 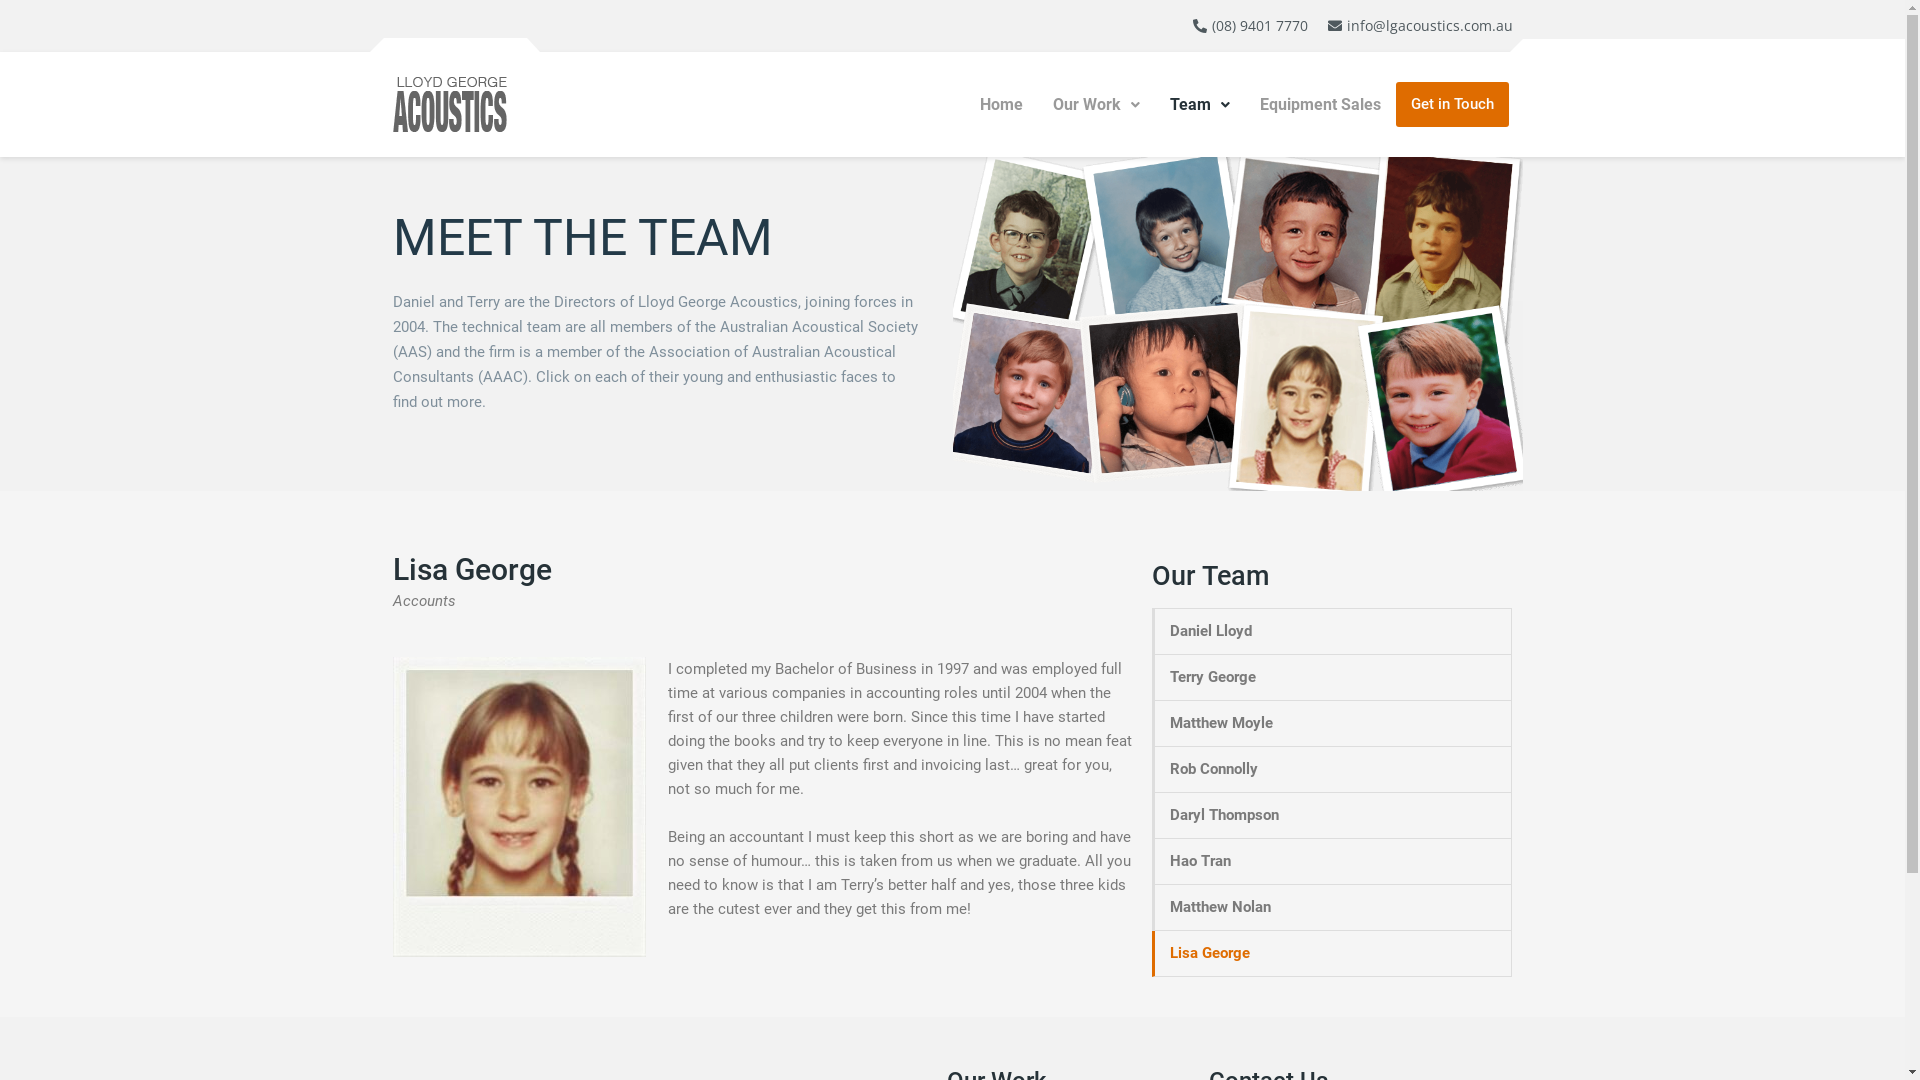 I want to click on 'Lisa George', so click(x=1333, y=952).